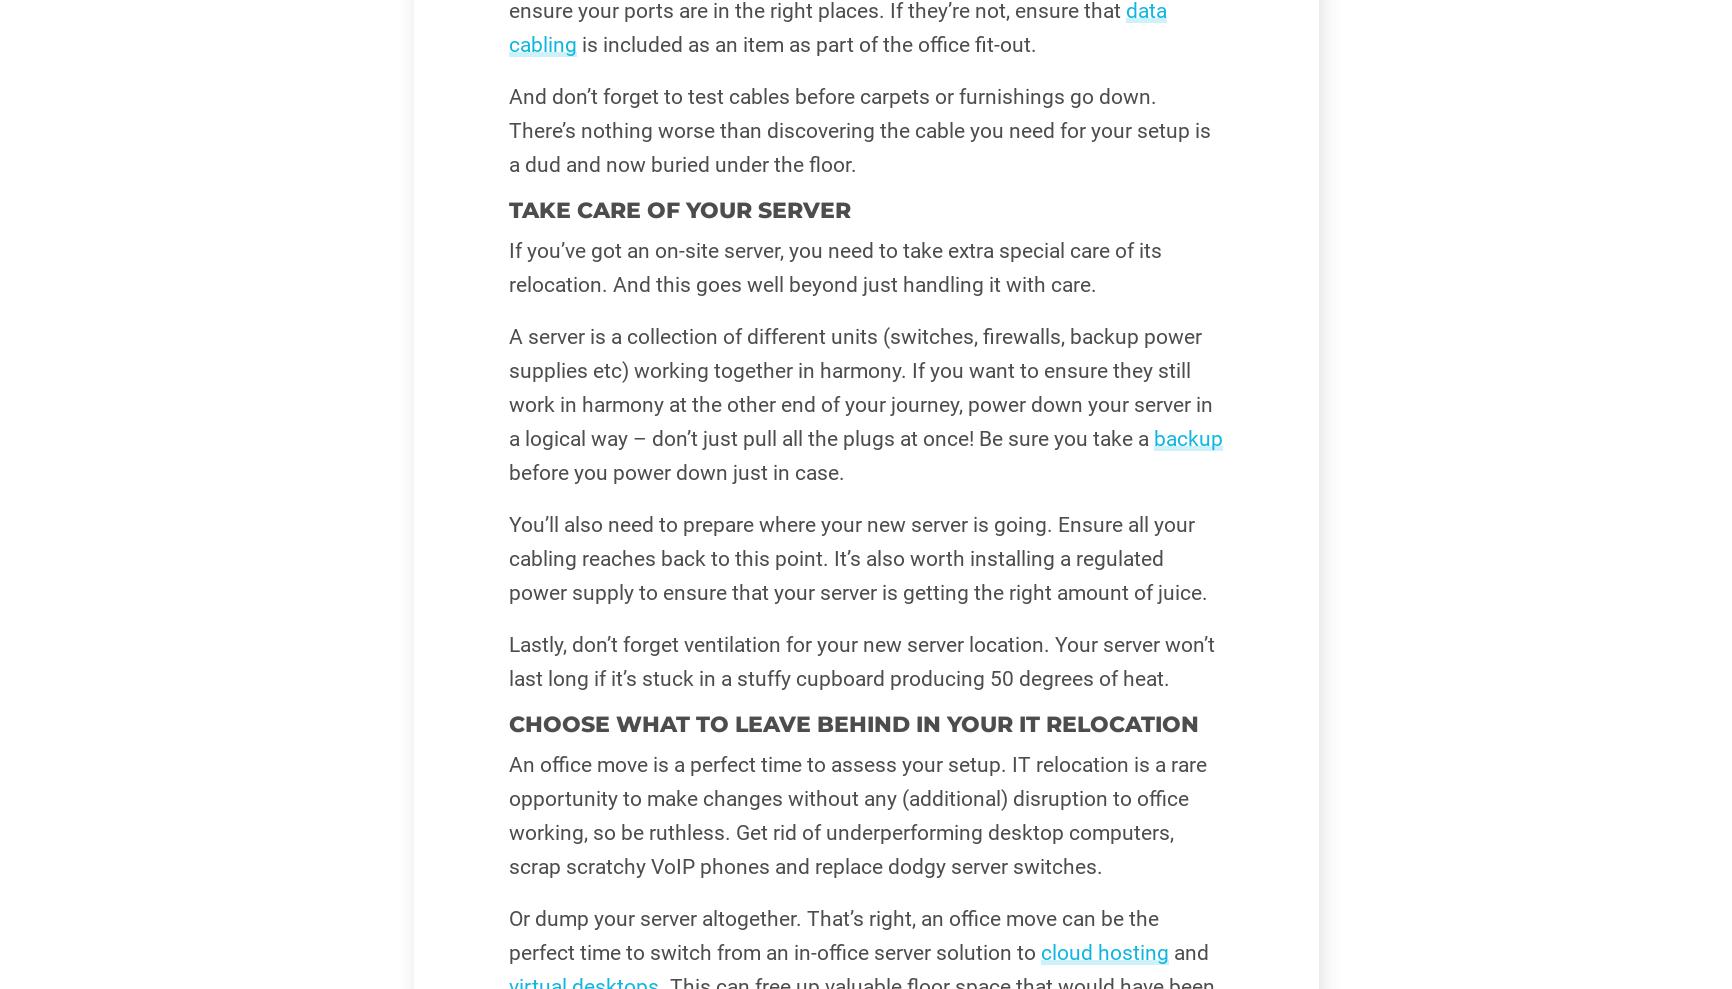 The width and height of the screenshot is (1732, 989). Describe the element at coordinates (859, 661) in the screenshot. I see `'Lastly, don’t forget ventilation for your new server location. Your server won’t last long if it’s stuck in a stuffy cupboard producing 50 degrees of heat.'` at that location.